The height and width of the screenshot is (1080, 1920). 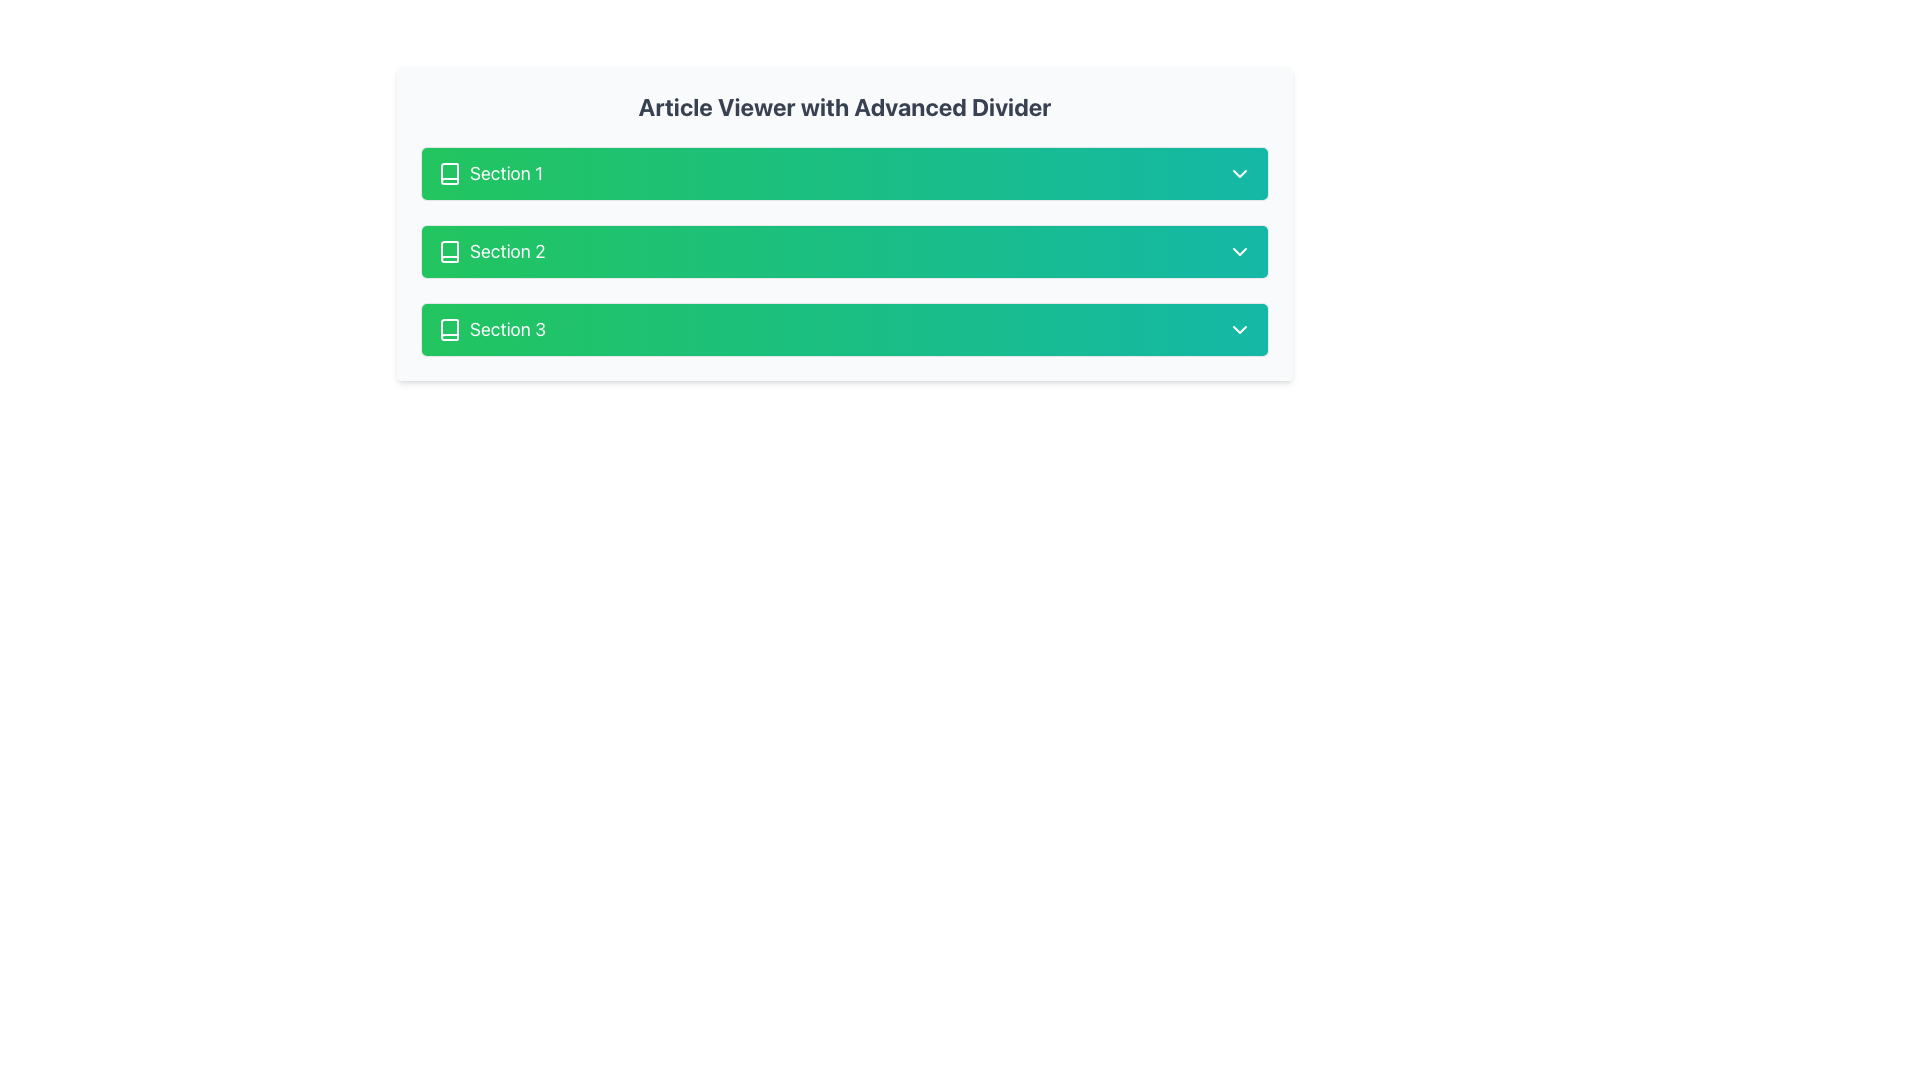 I want to click on the text label reading 'Section 1' which is styled with white text on a green background, located next to a book icon, so click(x=490, y=172).